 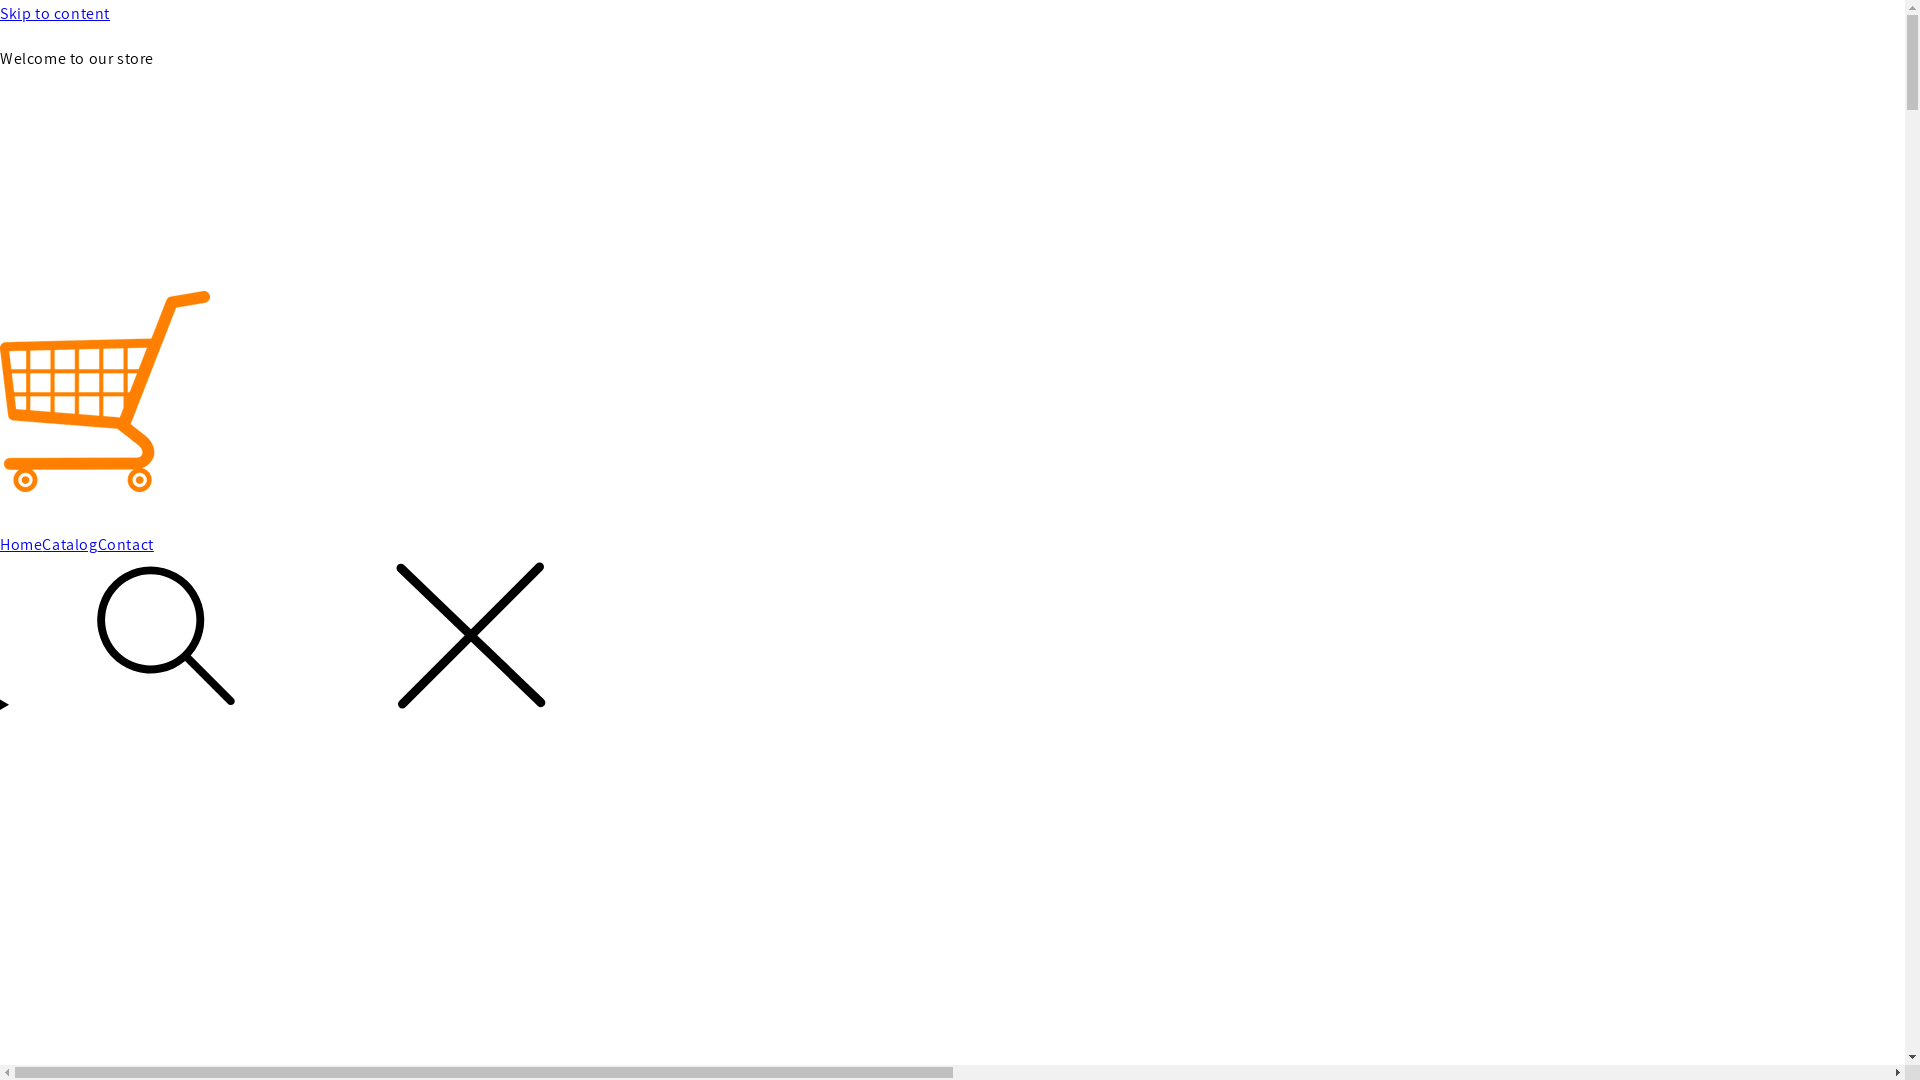 I want to click on 'Catalog', so click(x=69, y=545).